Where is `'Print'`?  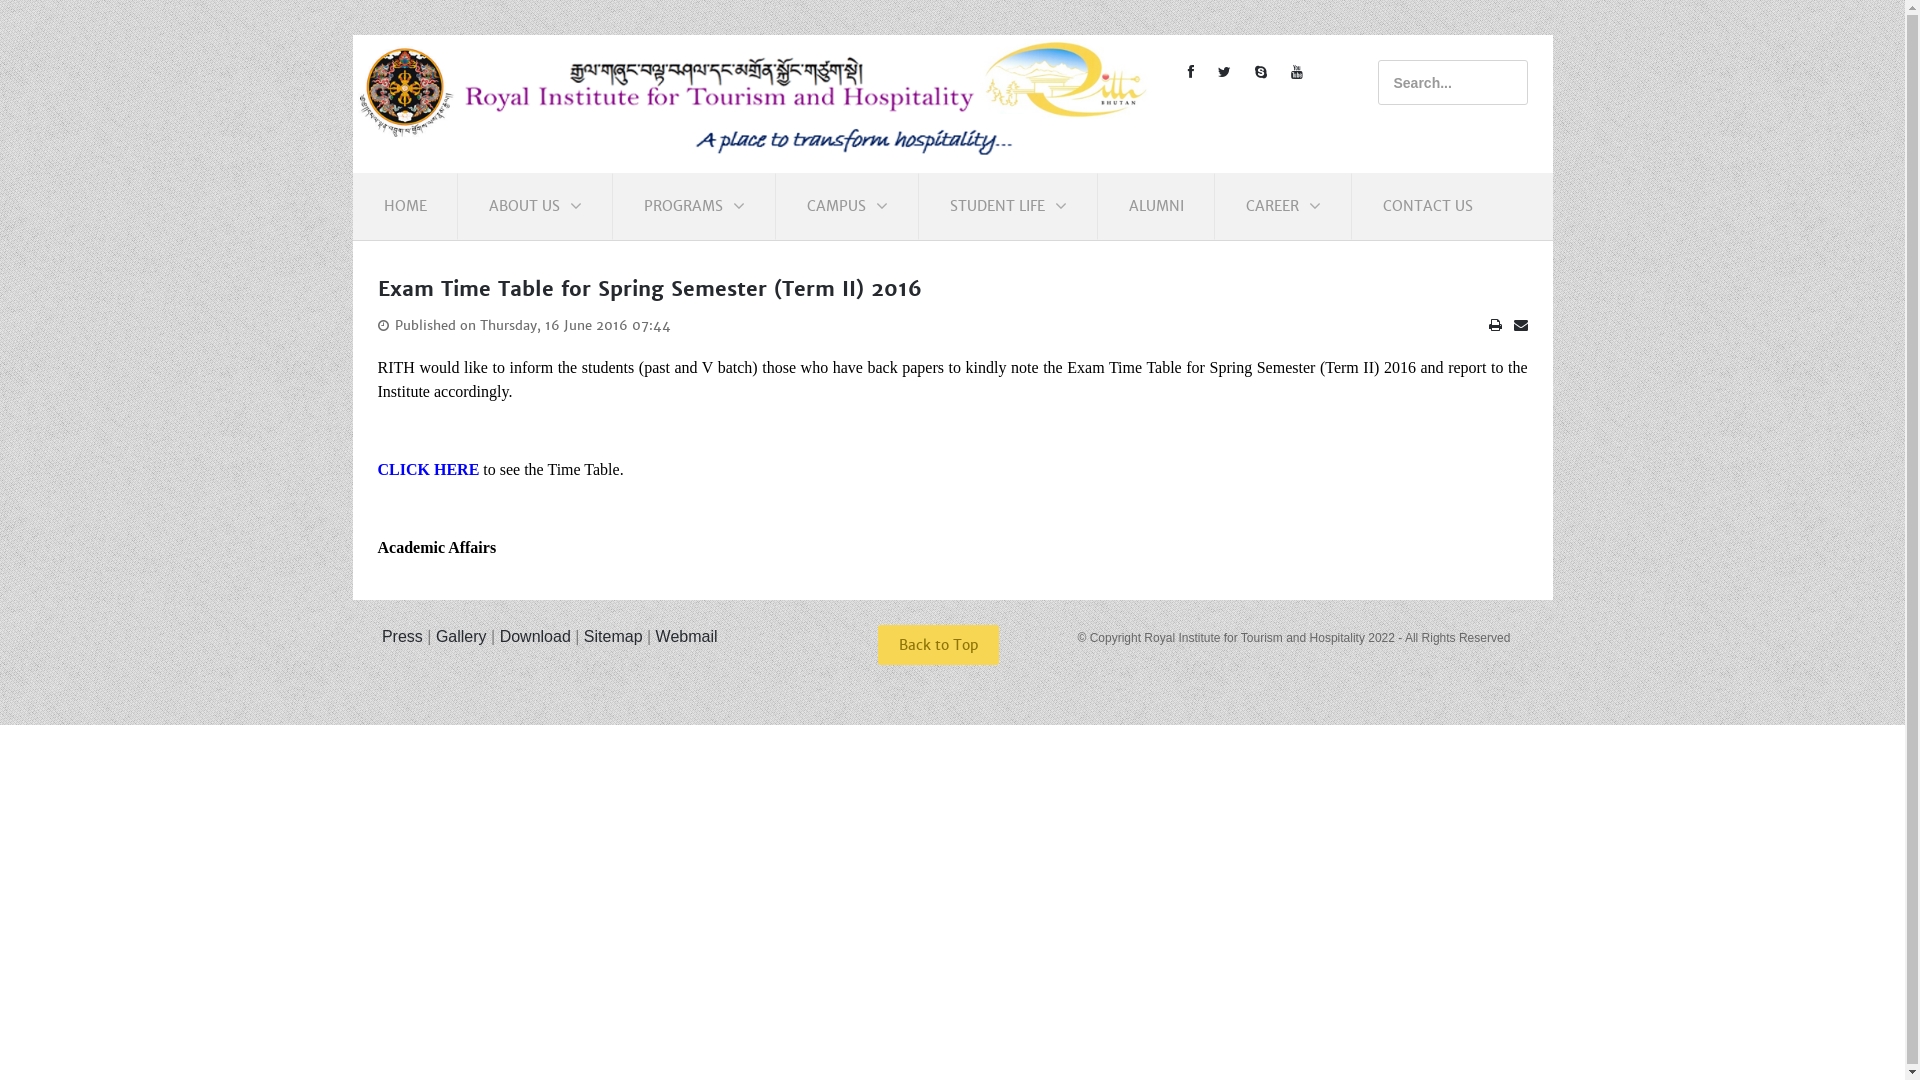 'Print' is located at coordinates (1488, 323).